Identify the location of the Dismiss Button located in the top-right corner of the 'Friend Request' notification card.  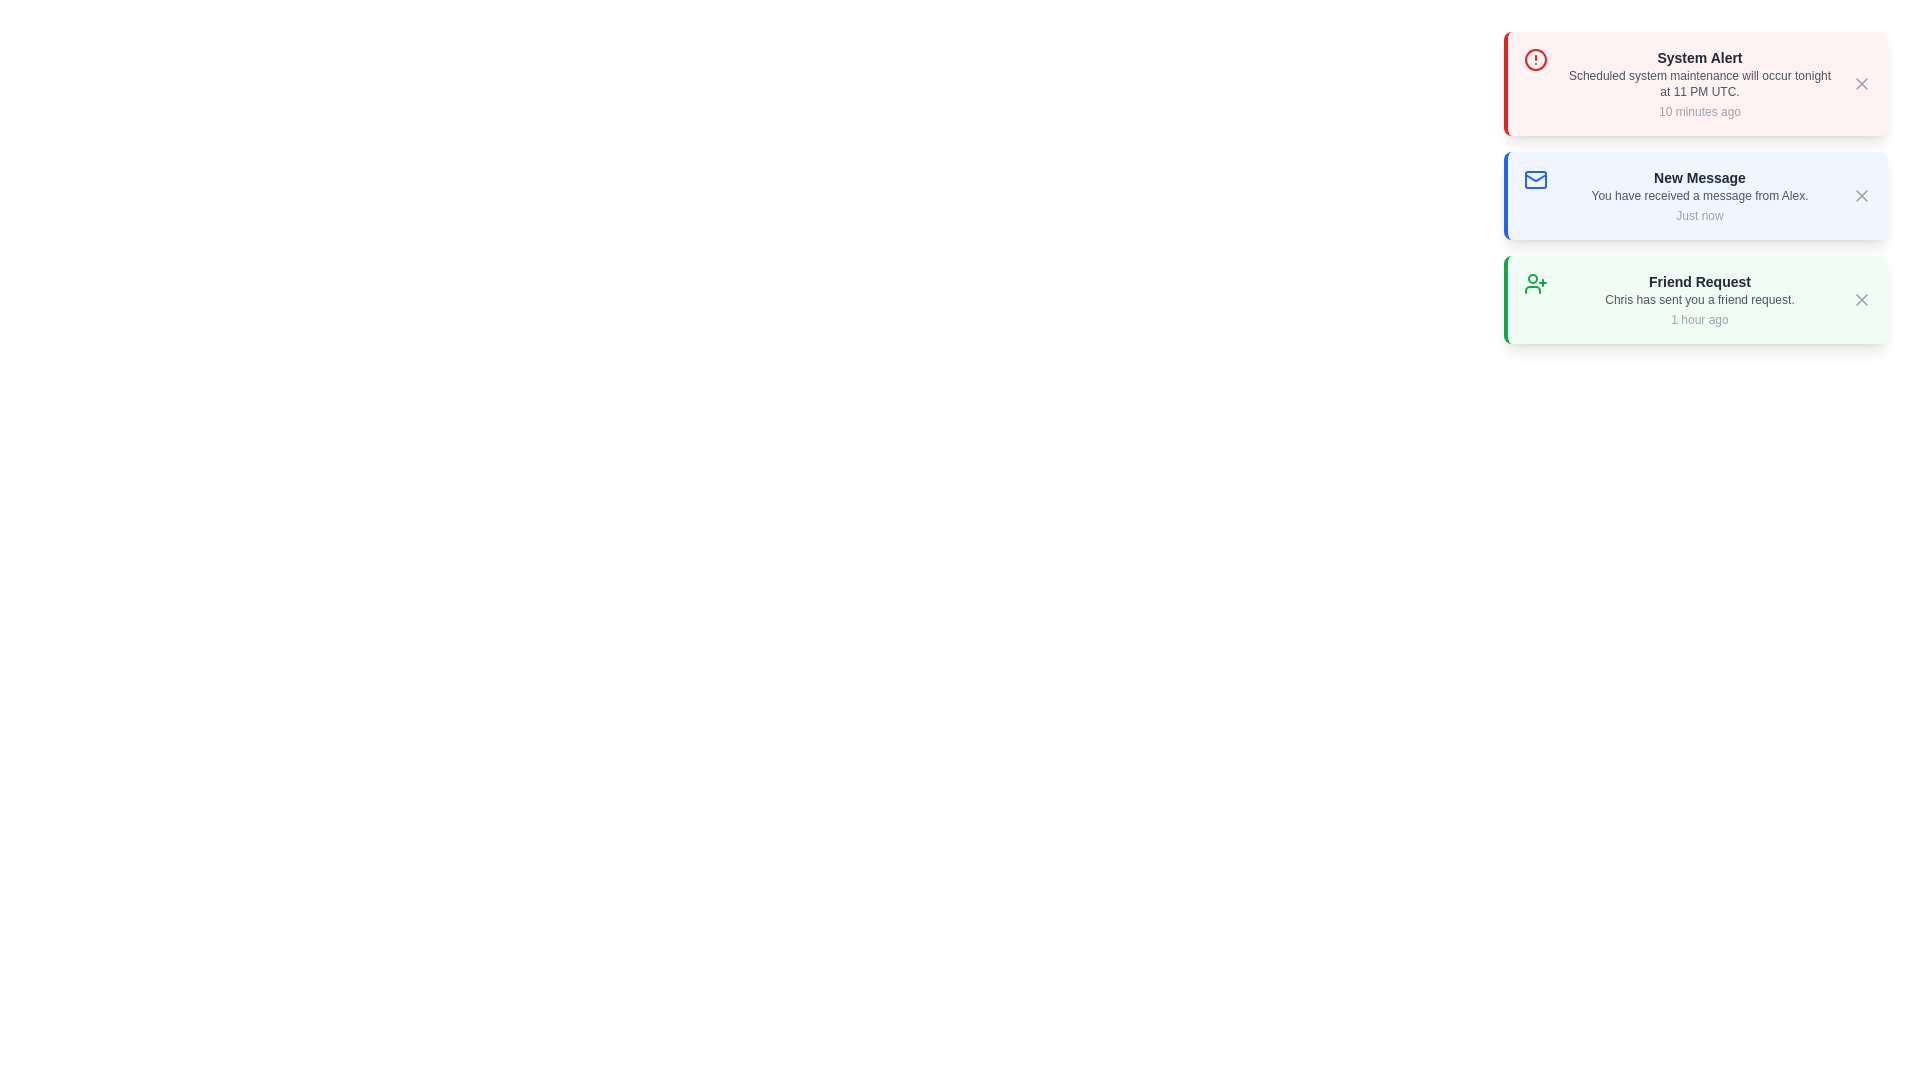
(1861, 300).